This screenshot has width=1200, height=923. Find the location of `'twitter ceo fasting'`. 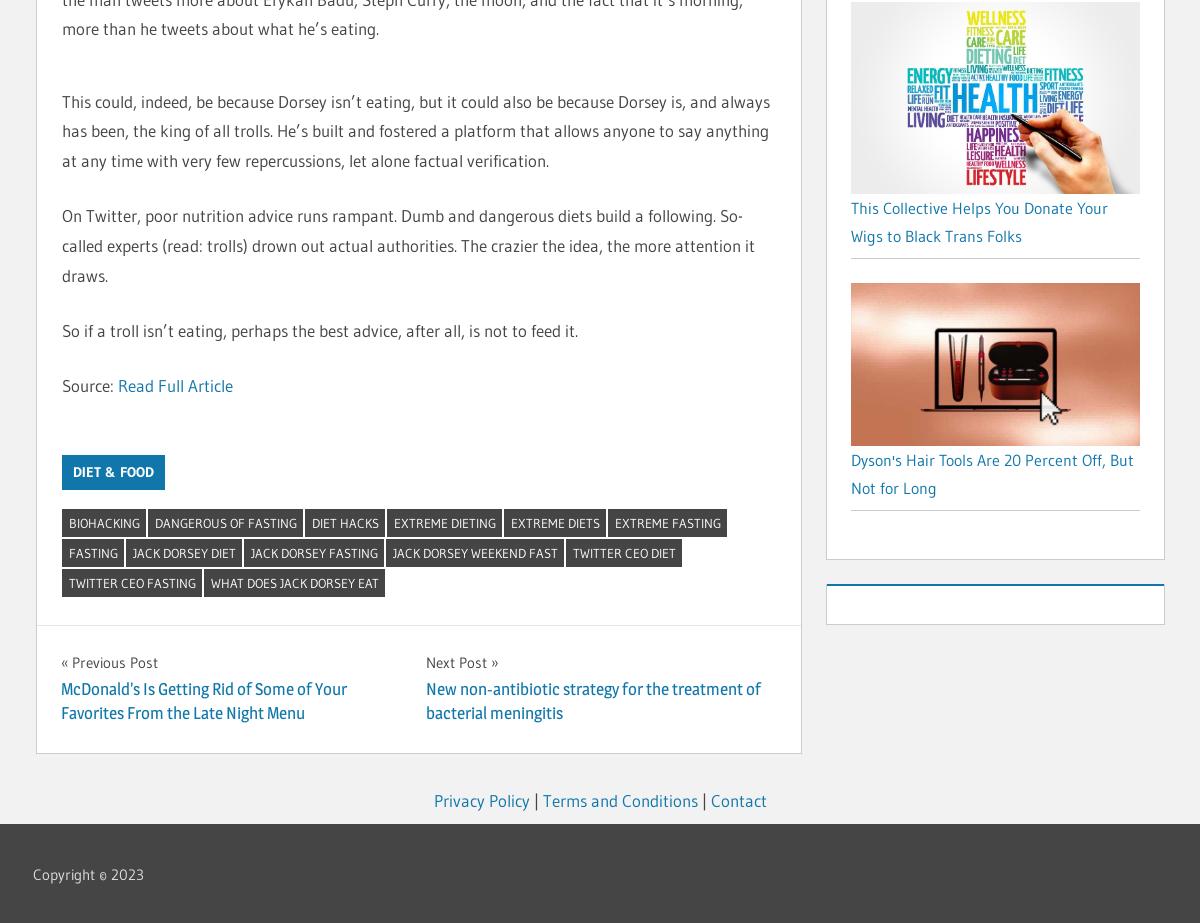

'twitter ceo fasting' is located at coordinates (131, 581).